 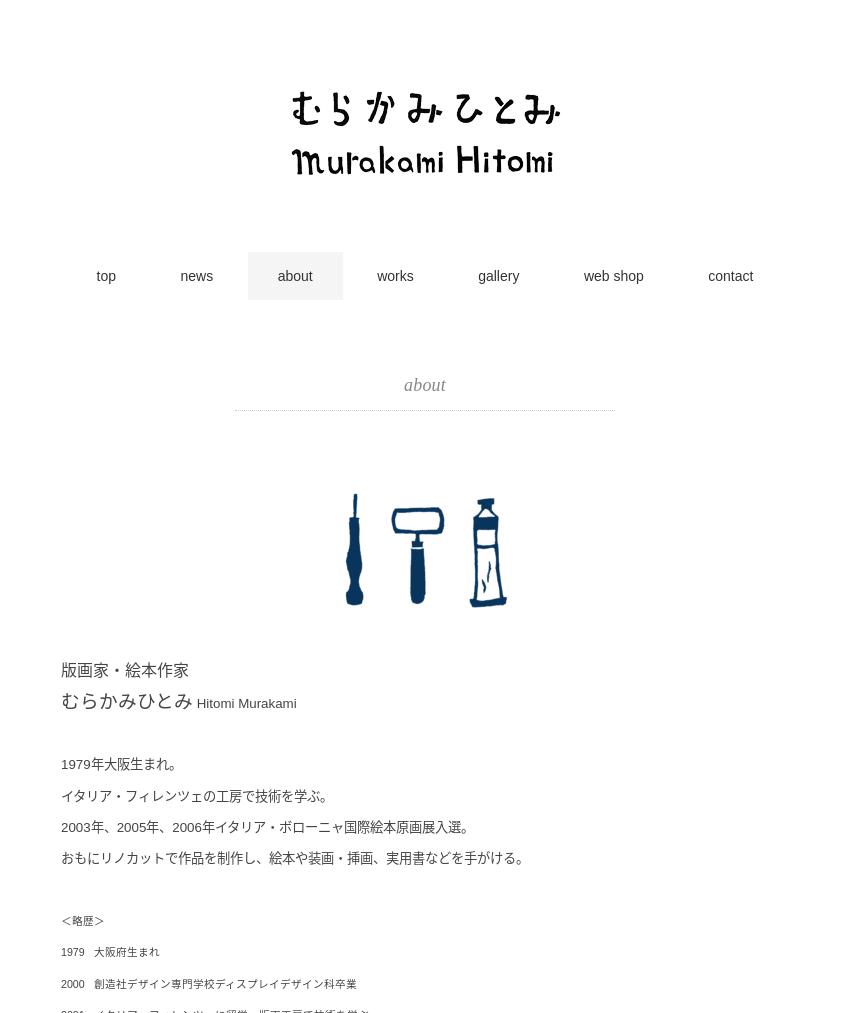 I want to click on 'Hitomi Murakami', so click(x=244, y=701).